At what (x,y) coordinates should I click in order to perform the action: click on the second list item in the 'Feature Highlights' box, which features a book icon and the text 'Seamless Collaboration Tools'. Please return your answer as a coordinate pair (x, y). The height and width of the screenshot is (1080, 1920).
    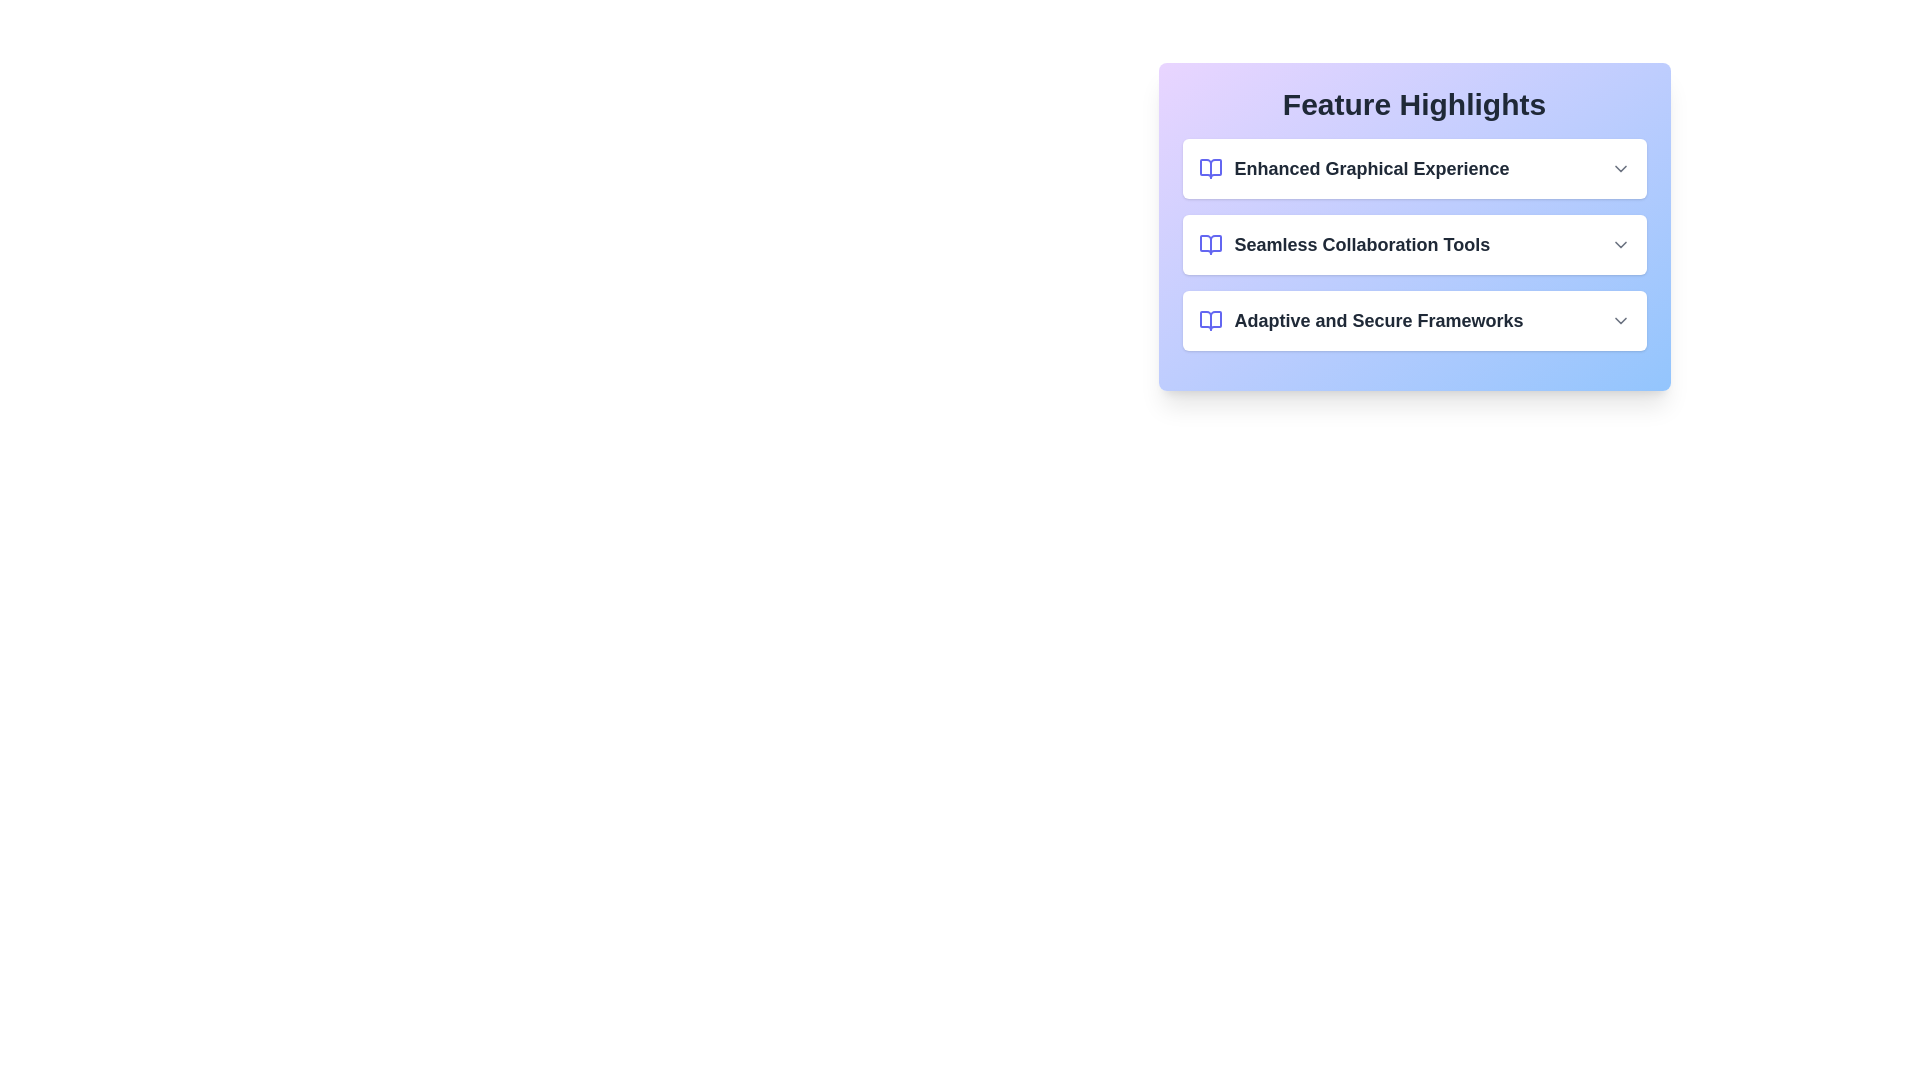
    Looking at the image, I should click on (1413, 244).